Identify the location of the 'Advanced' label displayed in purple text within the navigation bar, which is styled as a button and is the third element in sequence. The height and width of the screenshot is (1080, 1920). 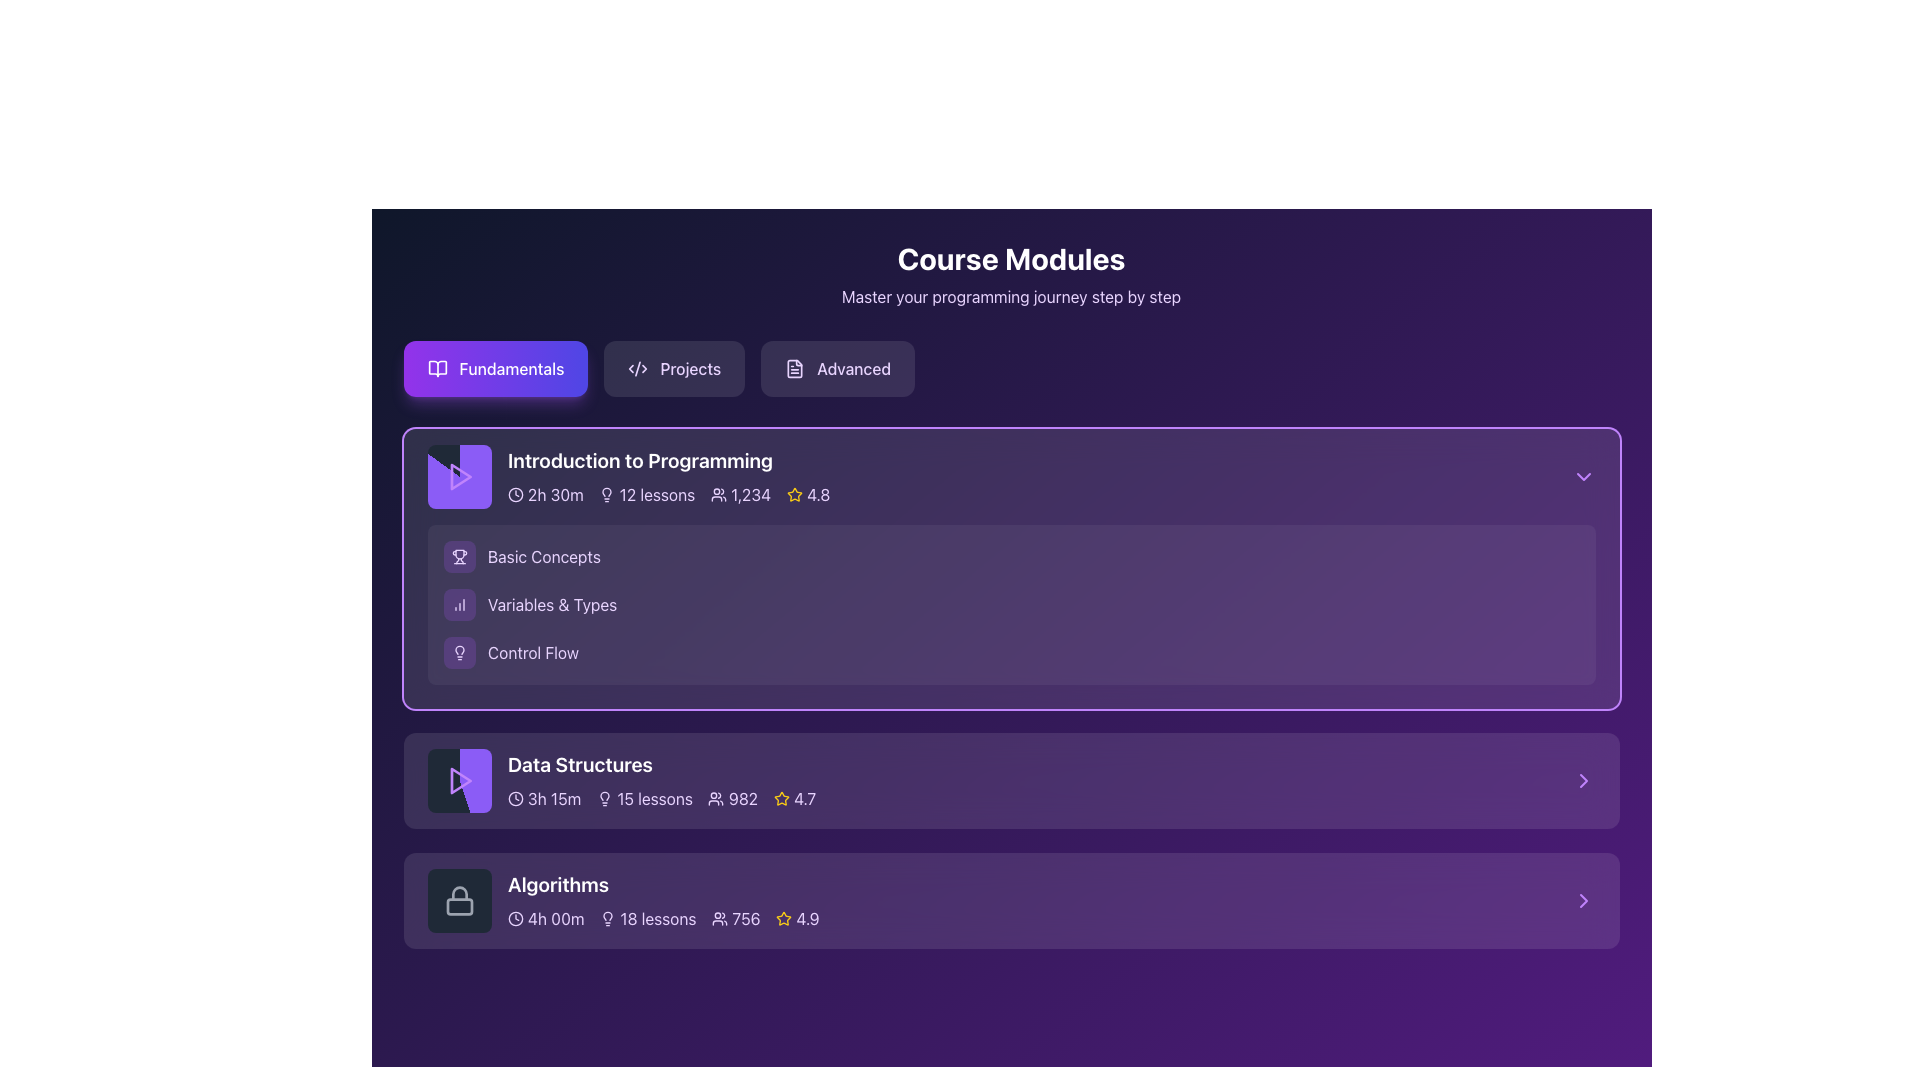
(854, 369).